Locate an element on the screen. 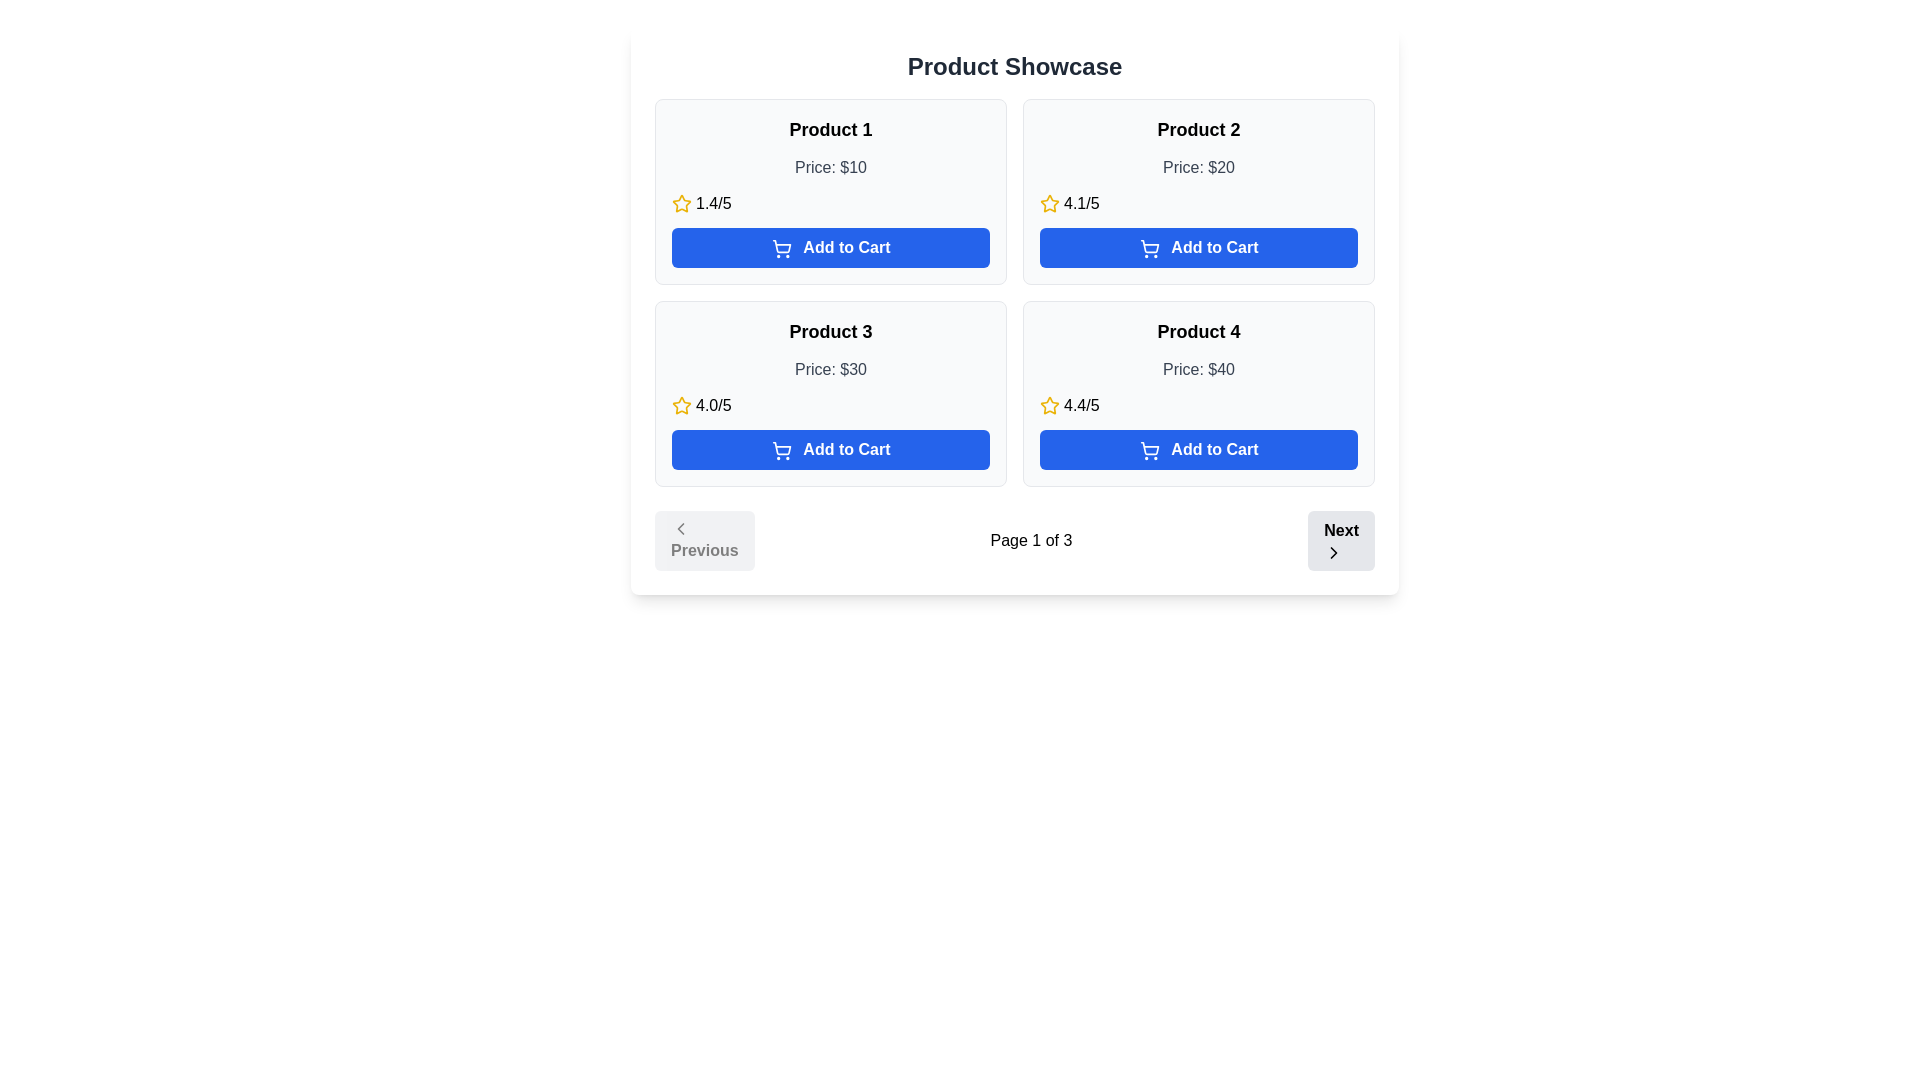  the blue shopping cart icon outline, which is part of the 'Add to Cart' button for 'Product 2' is located at coordinates (1149, 245).